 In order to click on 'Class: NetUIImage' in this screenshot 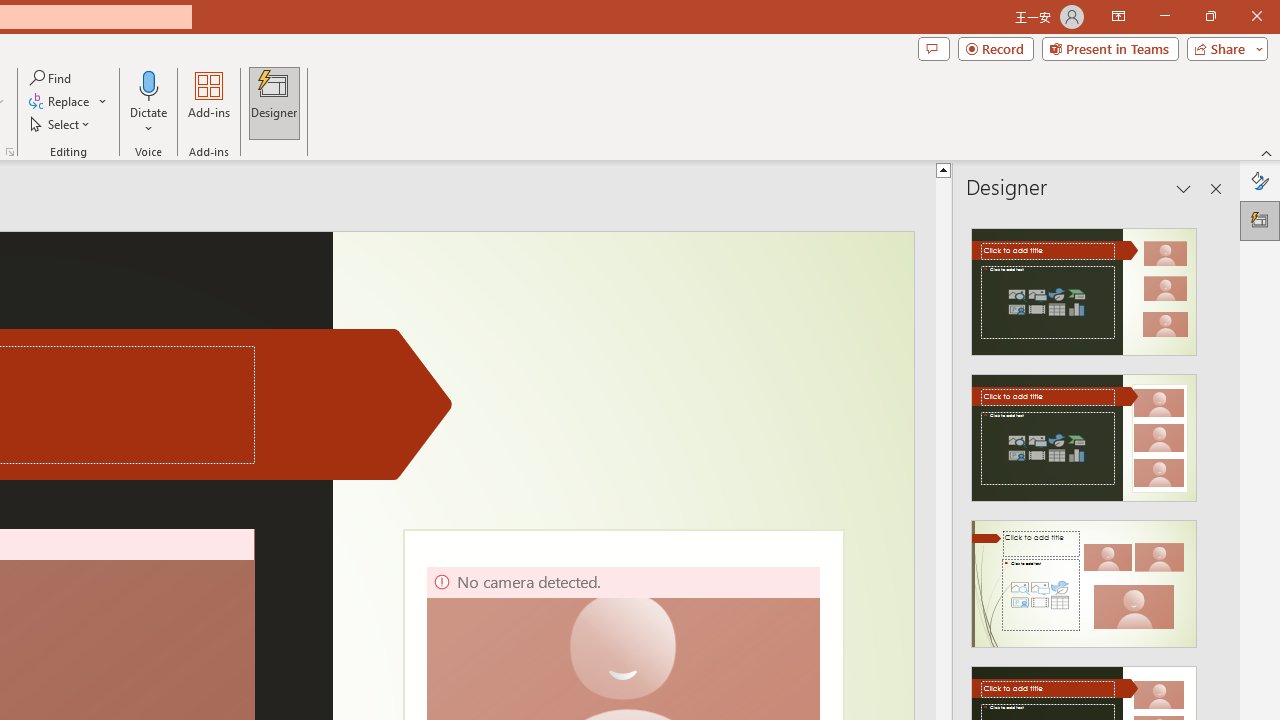, I will do `click(1082, 584)`.